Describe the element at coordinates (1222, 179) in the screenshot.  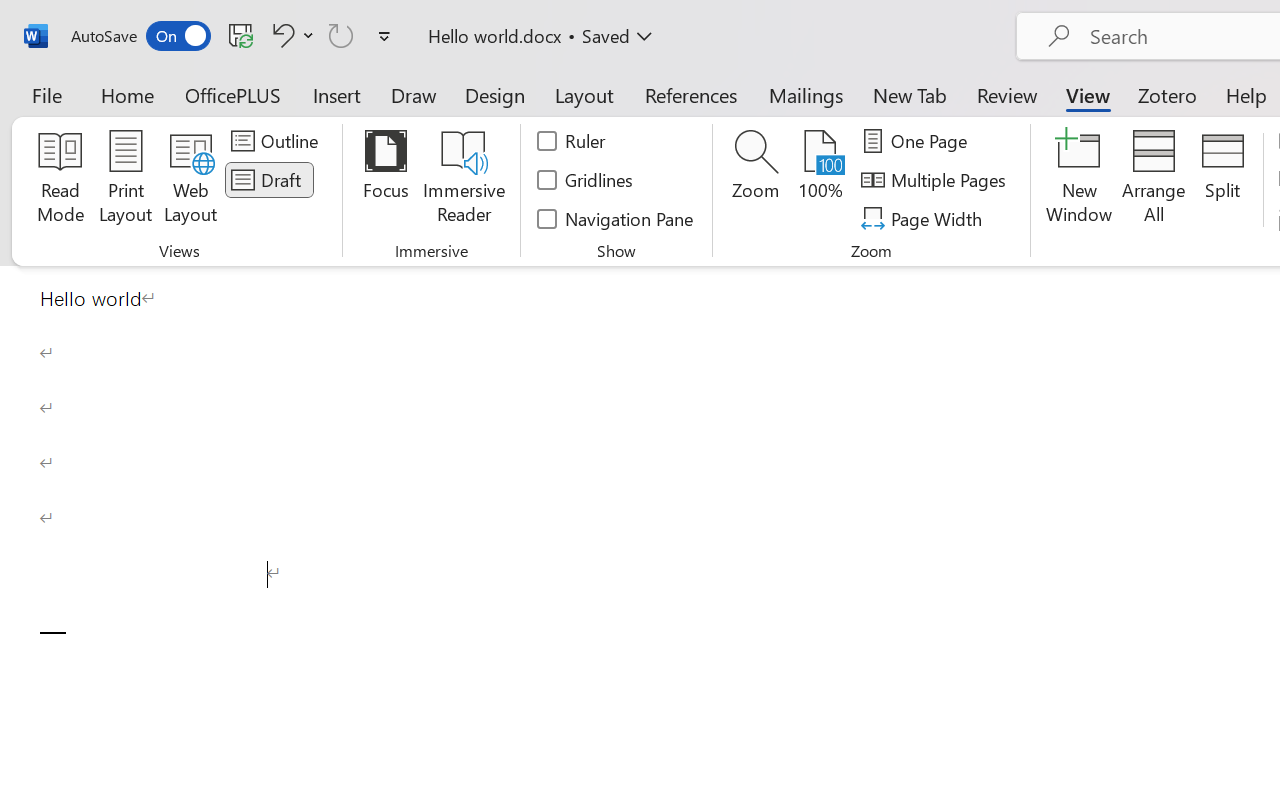
I see `'Split'` at that location.